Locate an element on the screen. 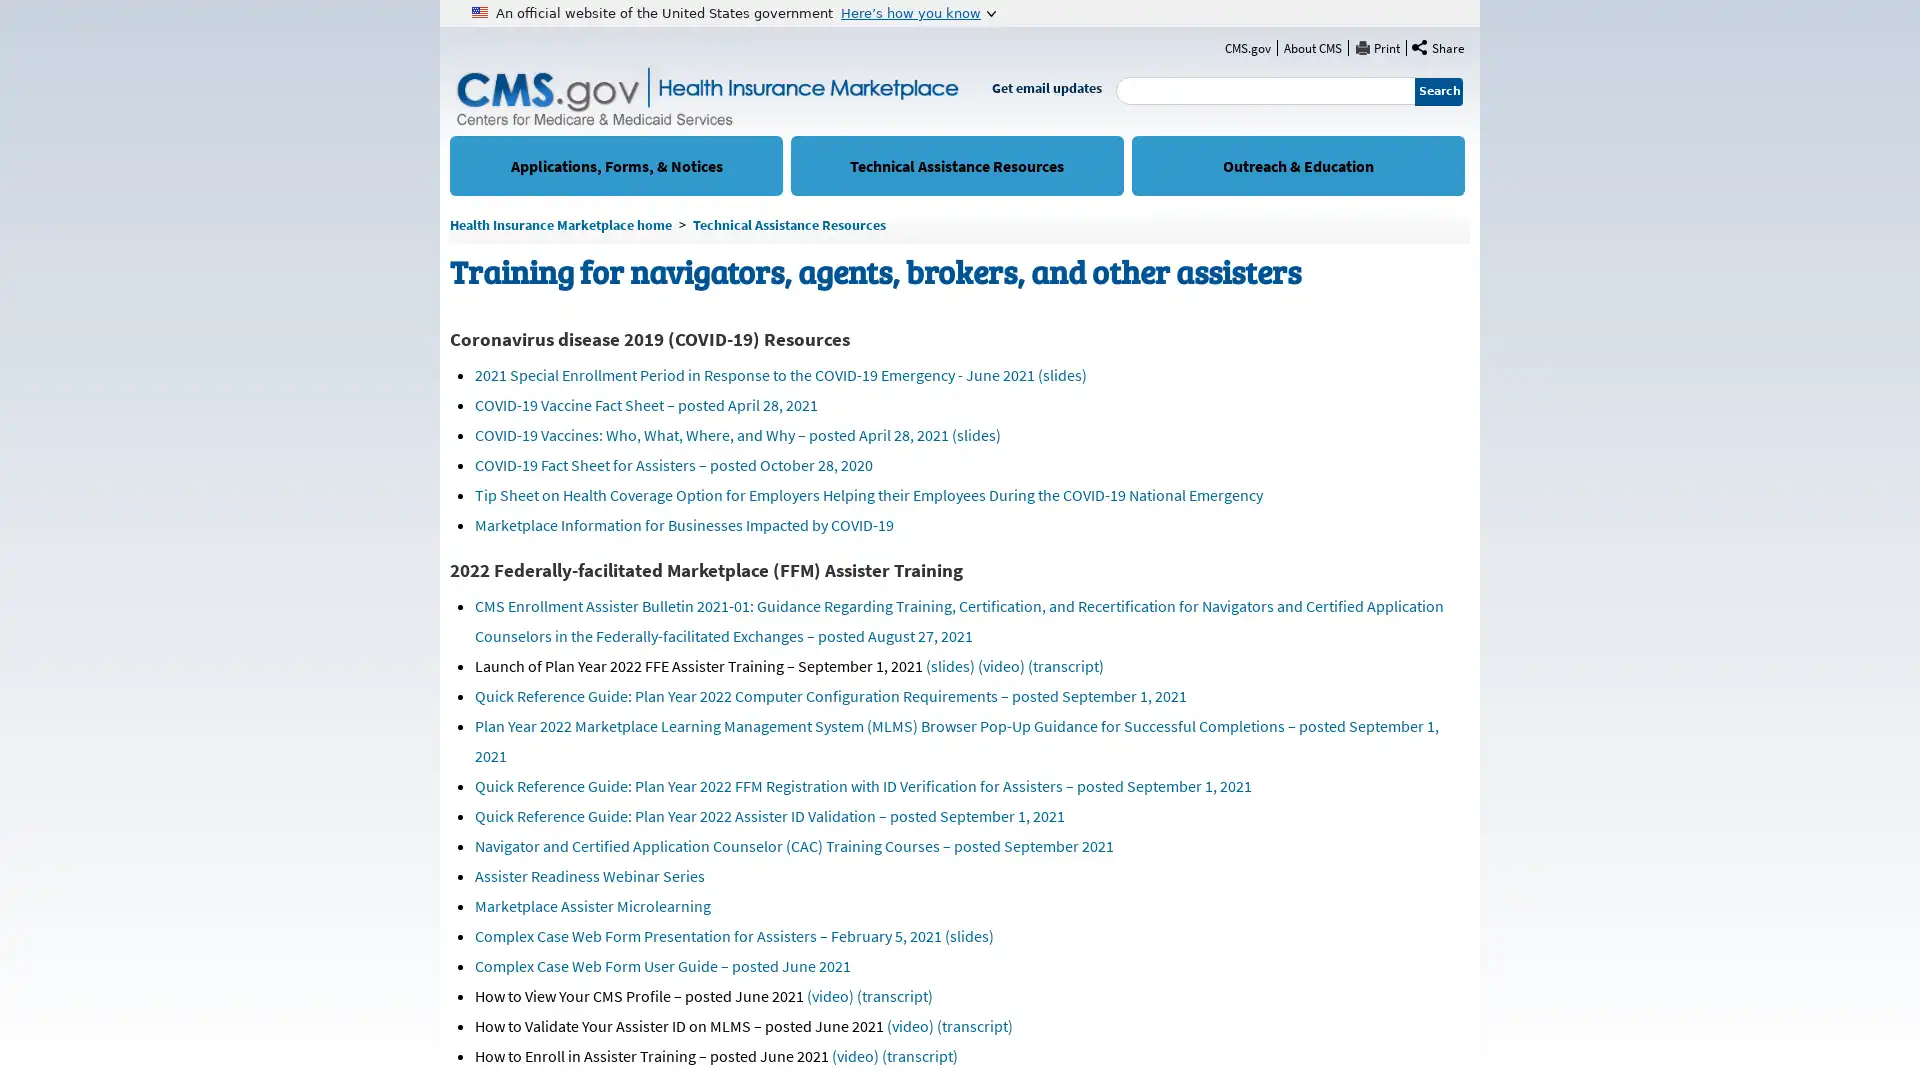 The image size is (1920, 1080). Search is located at coordinates (1438, 91).